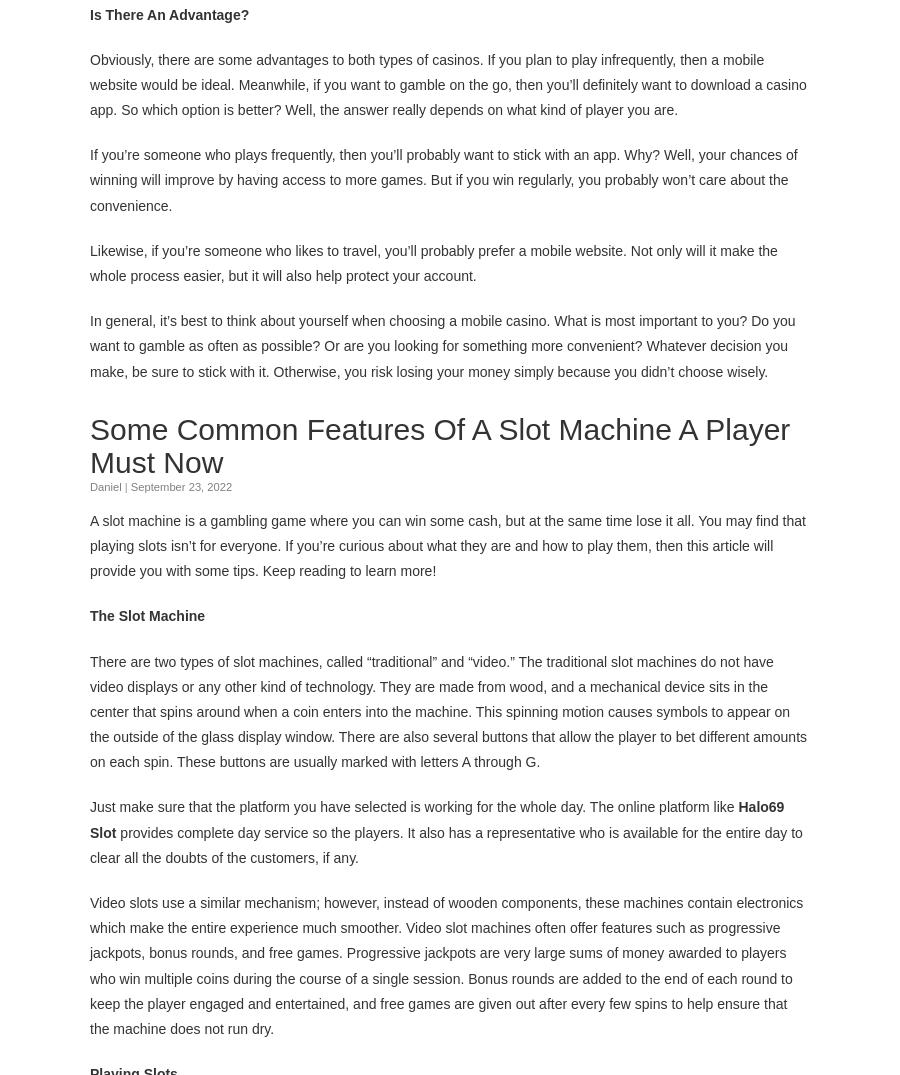  Describe the element at coordinates (446, 844) in the screenshot. I see `'It also has a representative who is available for the entire day to clear all the doubts of the customers, if any.'` at that location.